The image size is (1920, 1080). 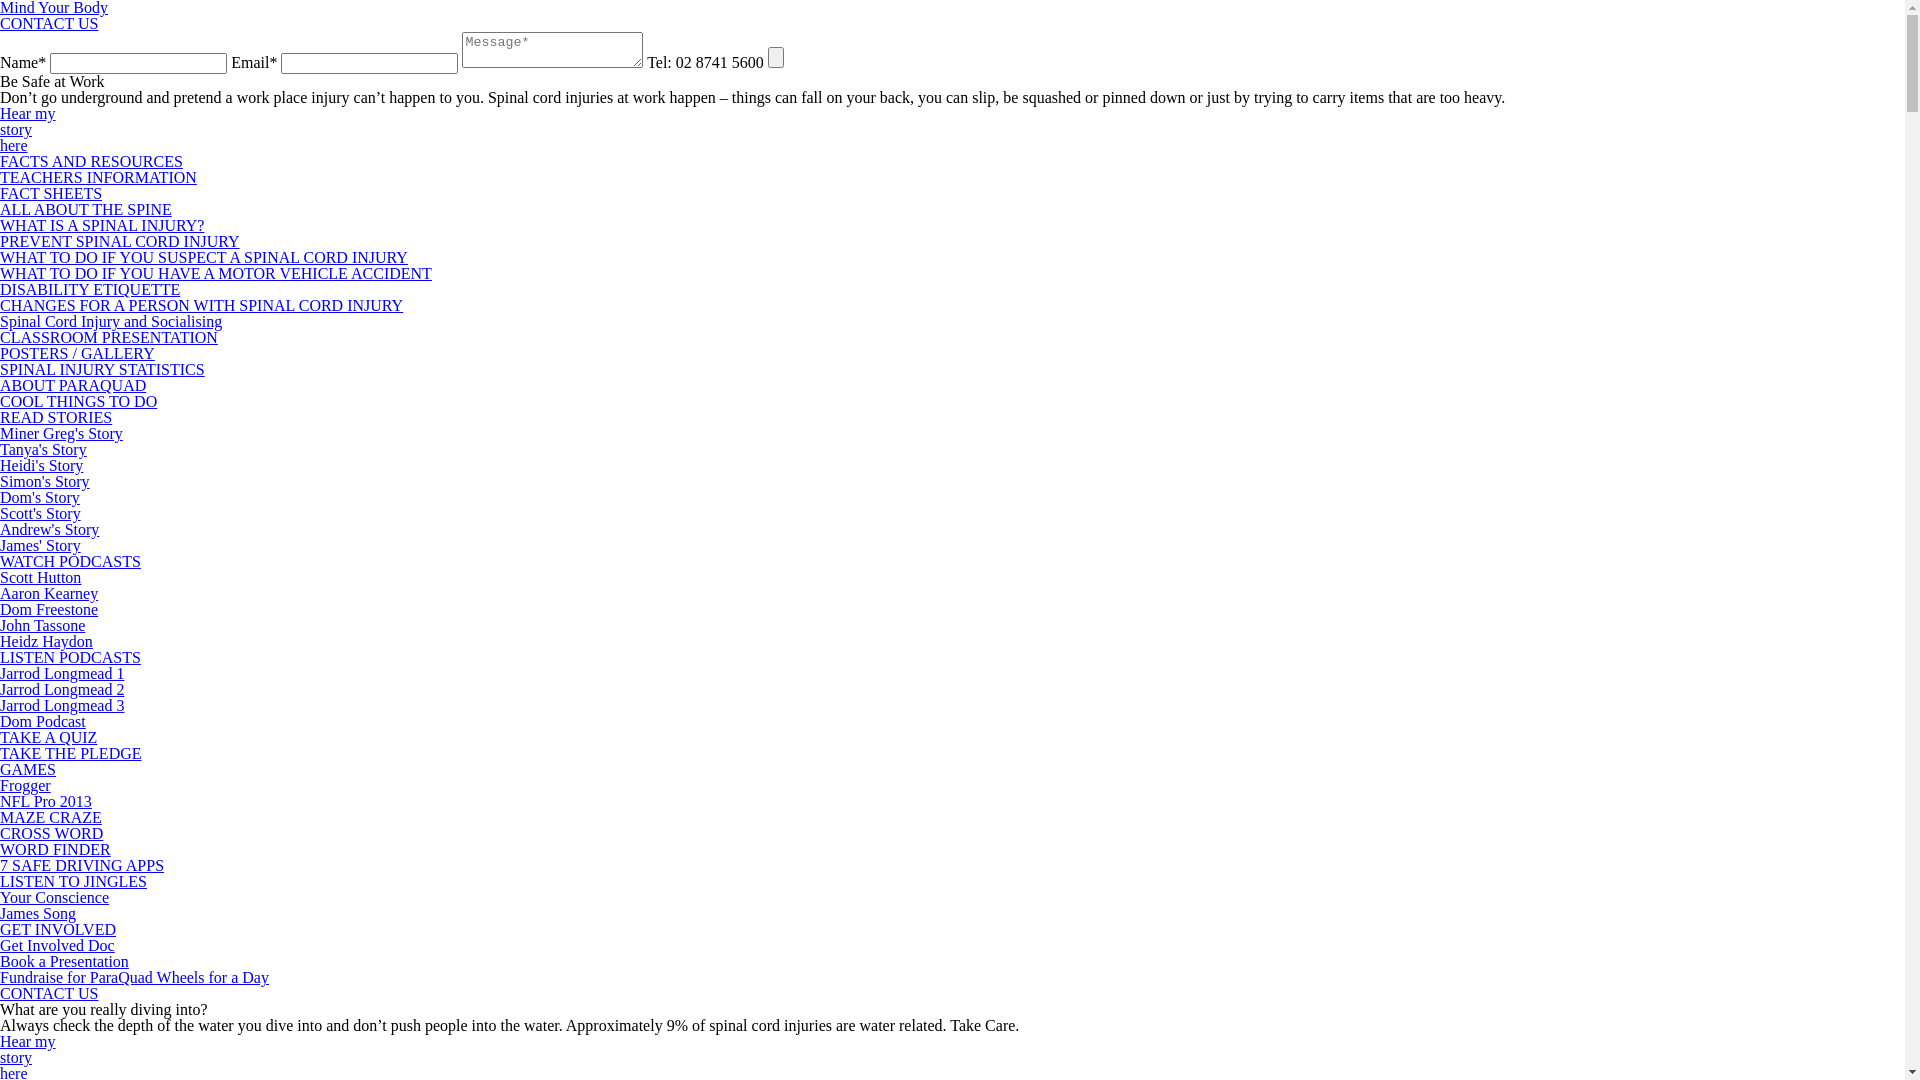 What do you see at coordinates (46, 800) in the screenshot?
I see `'NFL Pro 2013'` at bounding box center [46, 800].